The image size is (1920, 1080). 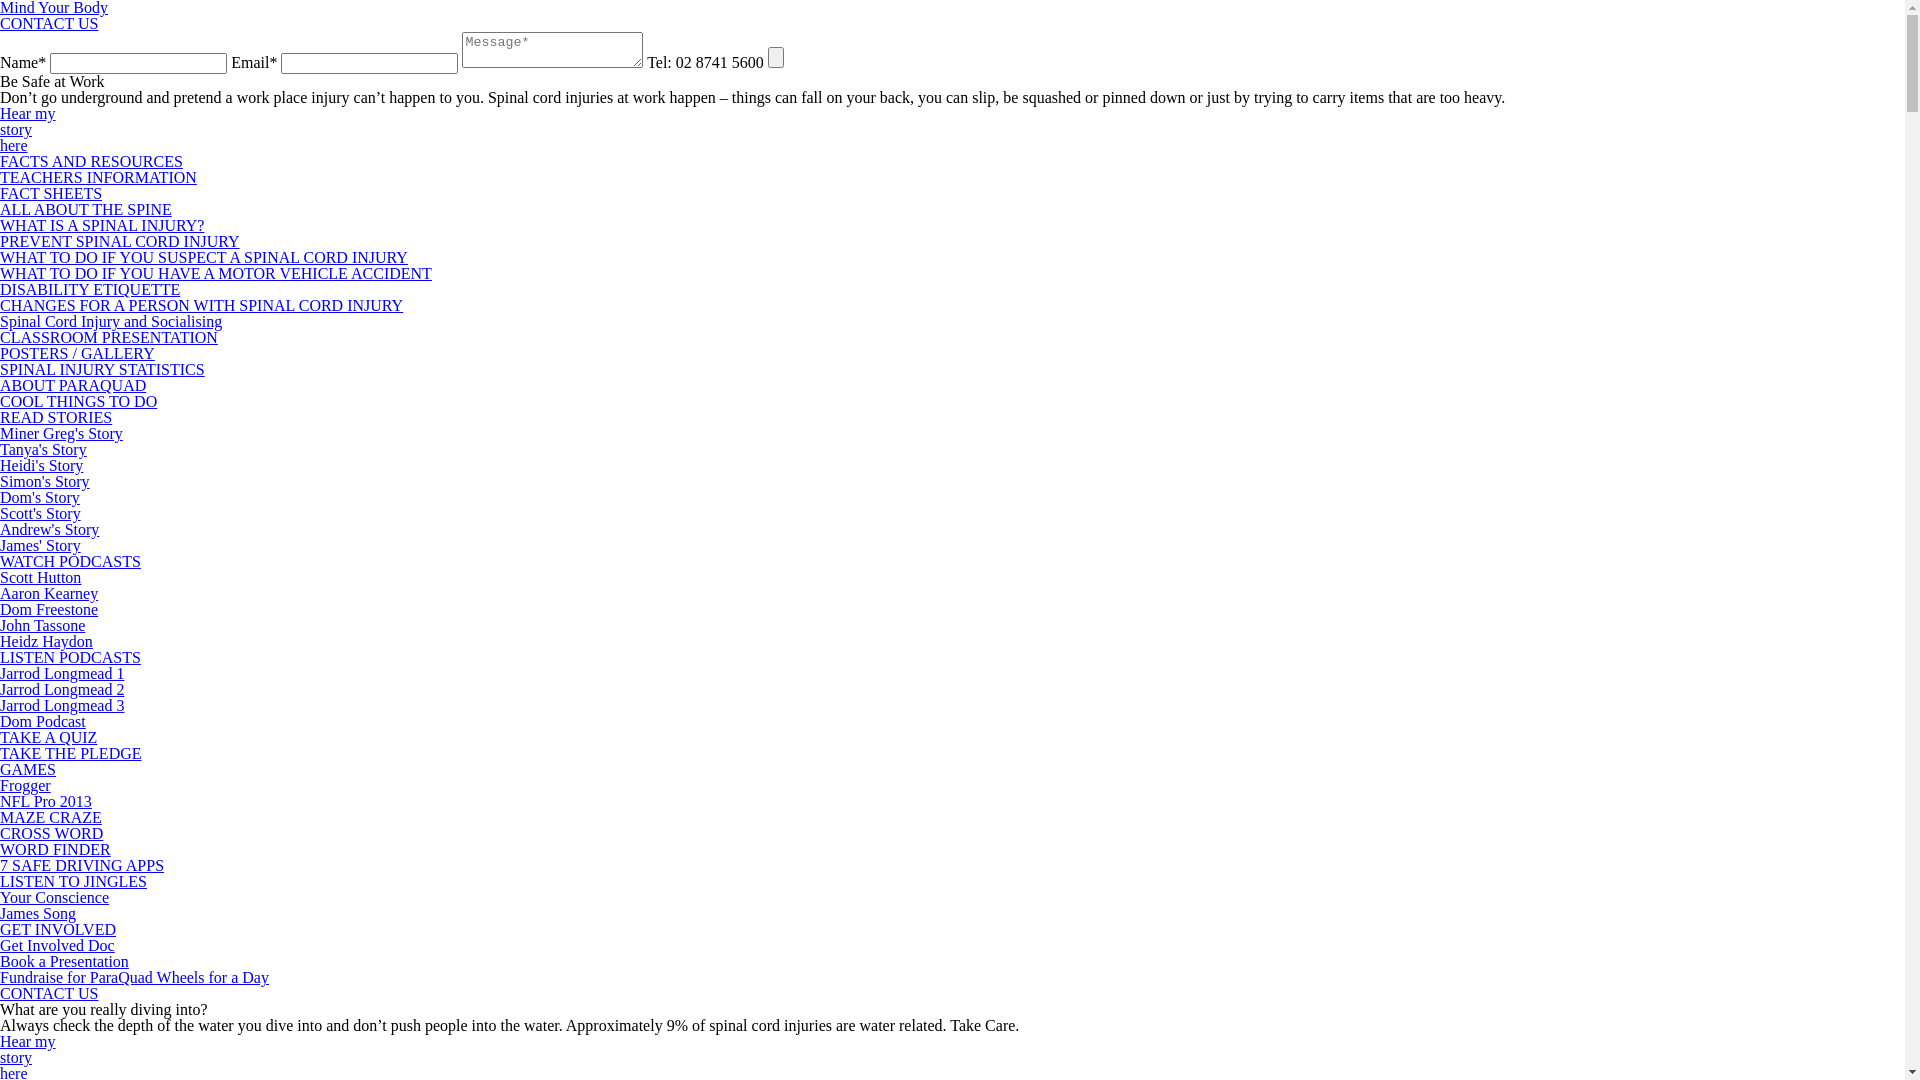 What do you see at coordinates (46, 800) in the screenshot?
I see `'NFL Pro 2013'` at bounding box center [46, 800].